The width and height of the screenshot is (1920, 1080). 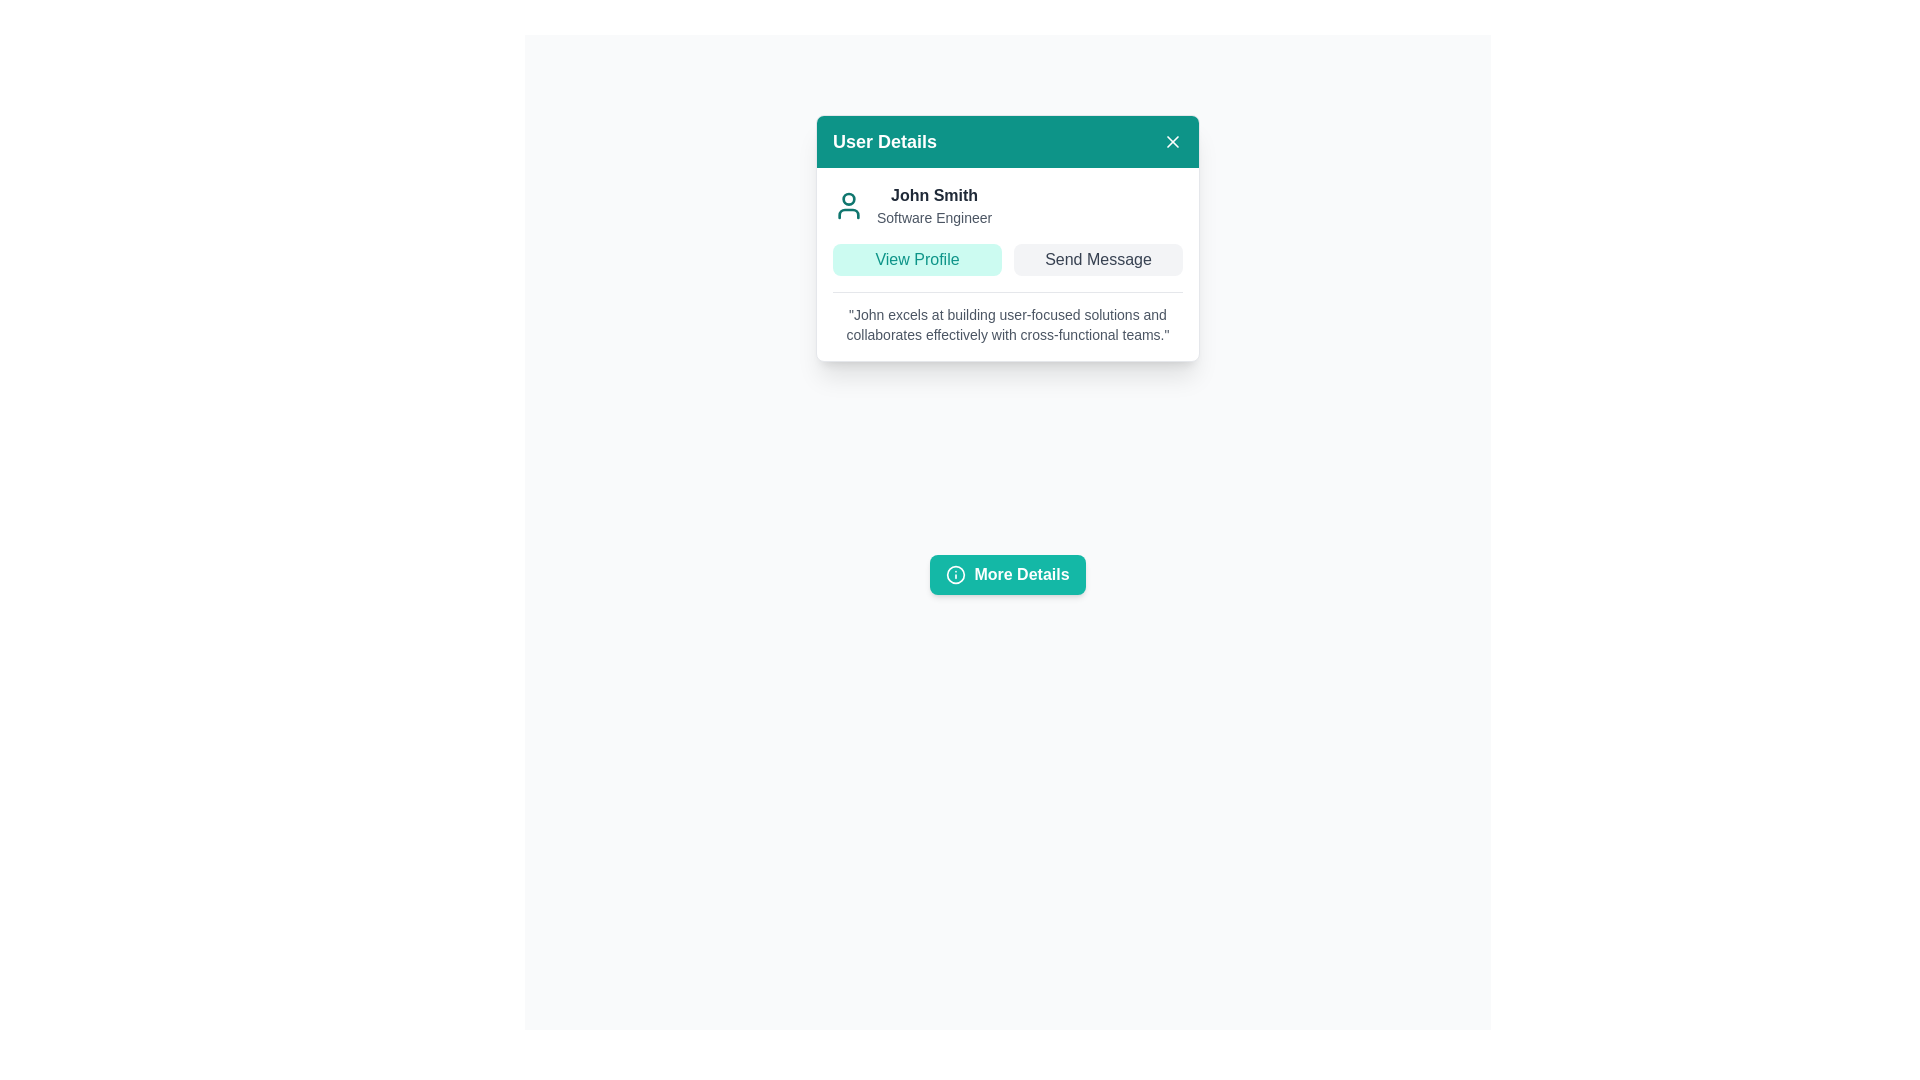 What do you see at coordinates (849, 199) in the screenshot?
I see `the SVG Circle element that serves as a decorative aspect of the user avatar icon located in the upper-left portion of the user avatar image within the 'User Details' card` at bounding box center [849, 199].